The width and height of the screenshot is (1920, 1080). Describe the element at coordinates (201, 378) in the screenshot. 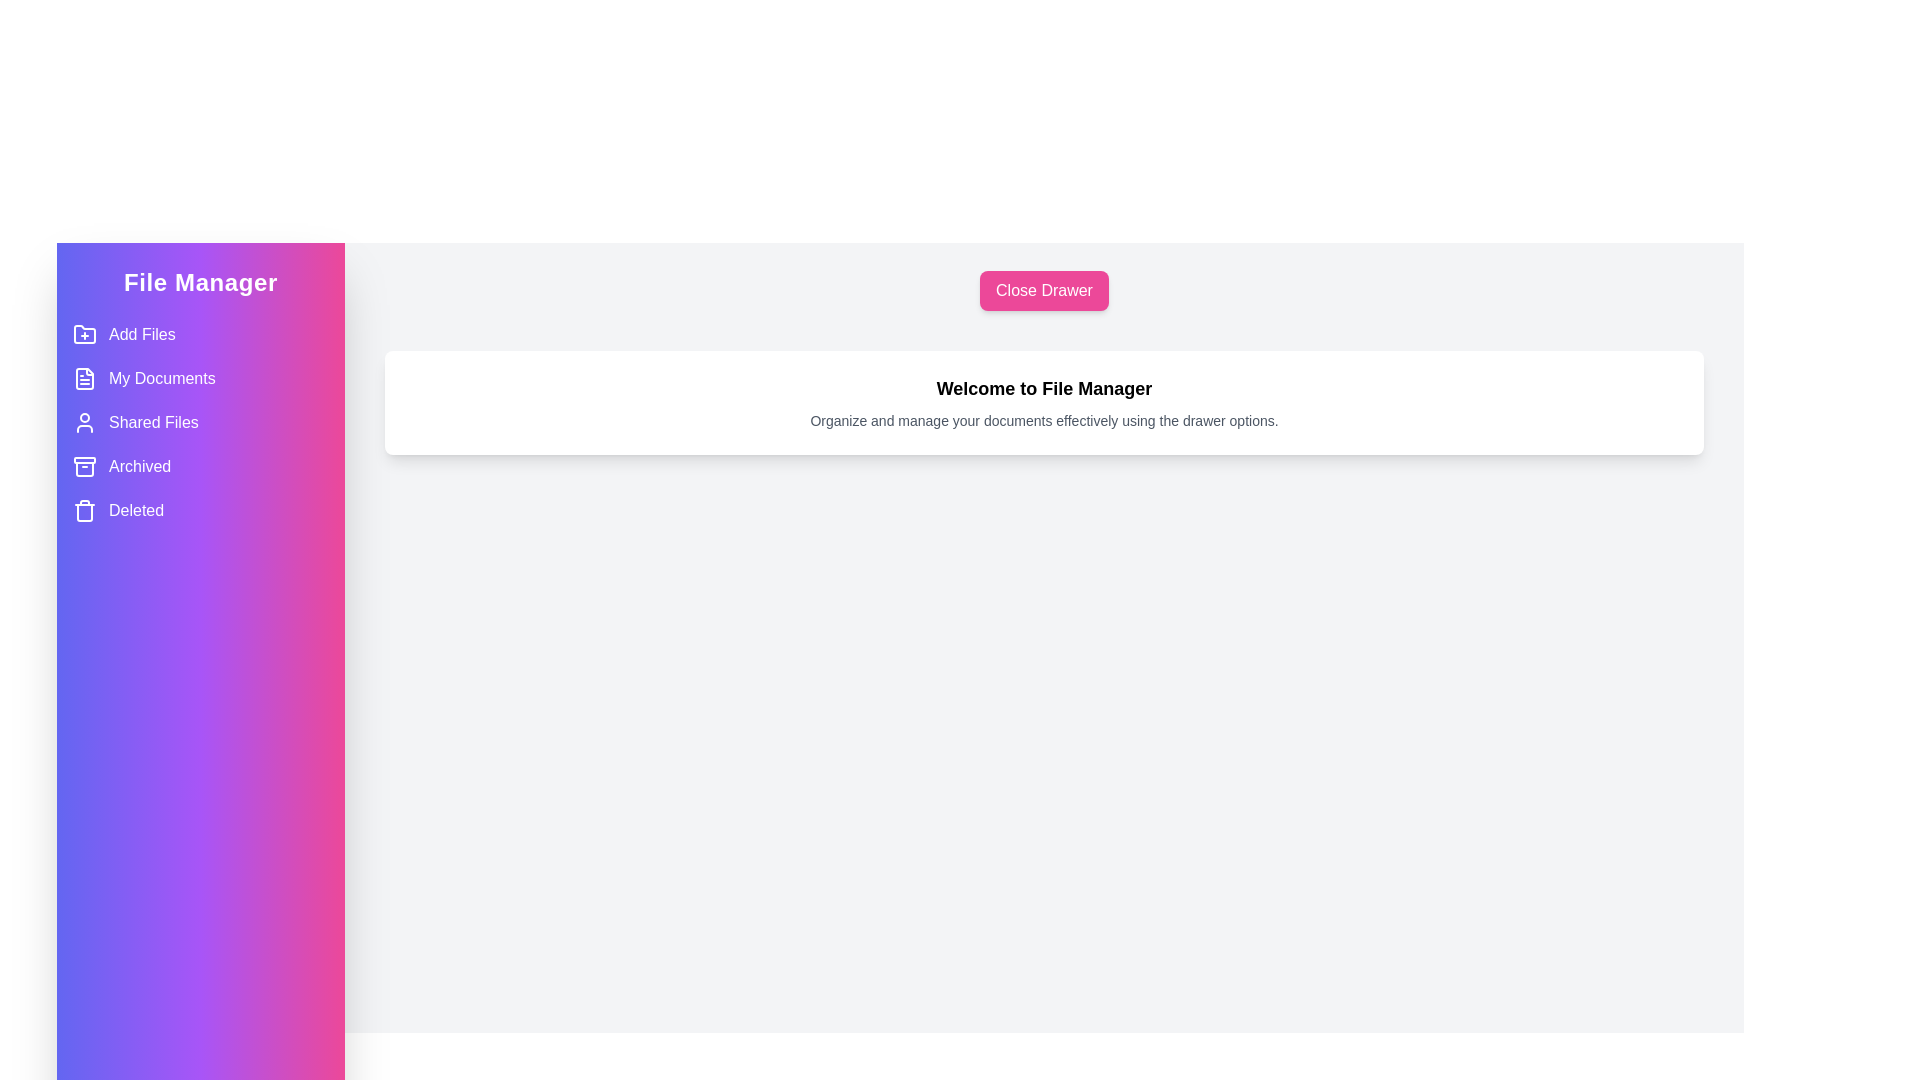

I see `the menu item labeled My Documents` at that location.